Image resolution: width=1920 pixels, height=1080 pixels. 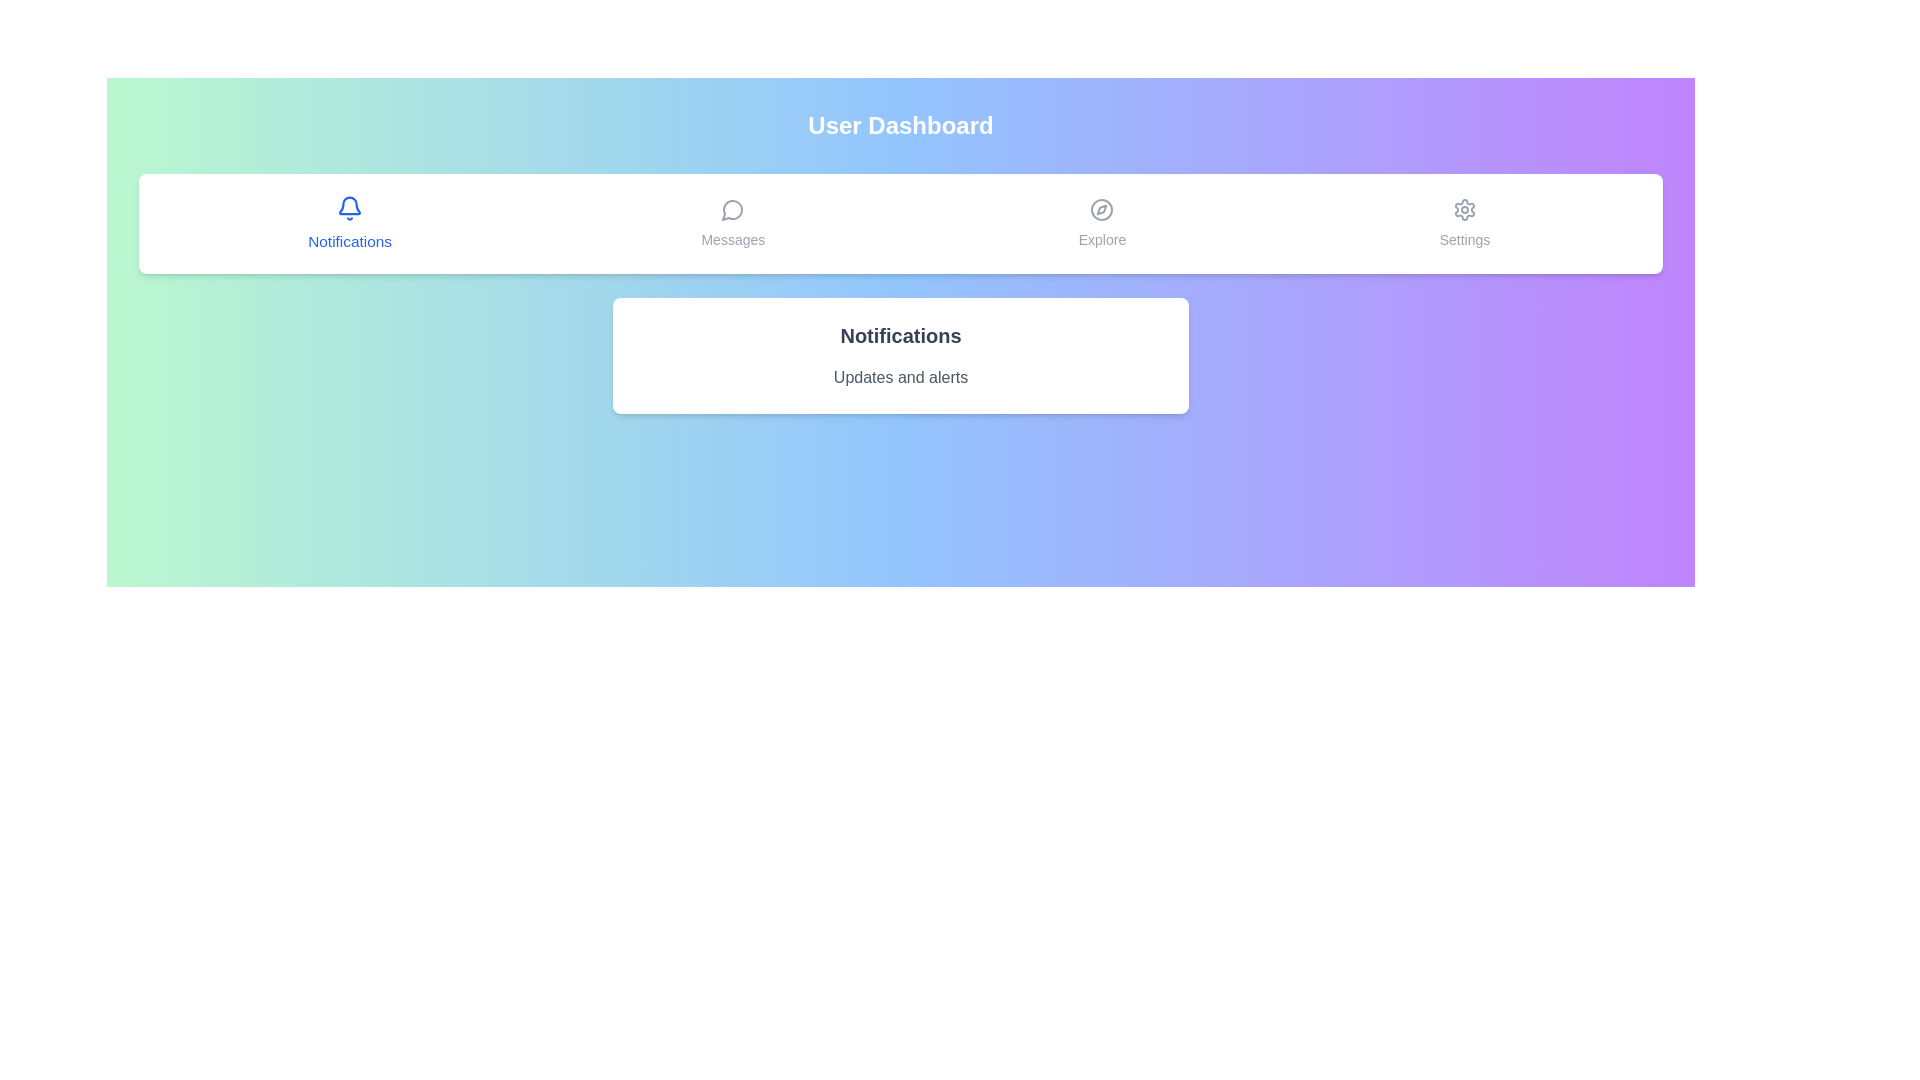 I want to click on the tab labeled Messages to observe its hover effect, so click(x=732, y=223).